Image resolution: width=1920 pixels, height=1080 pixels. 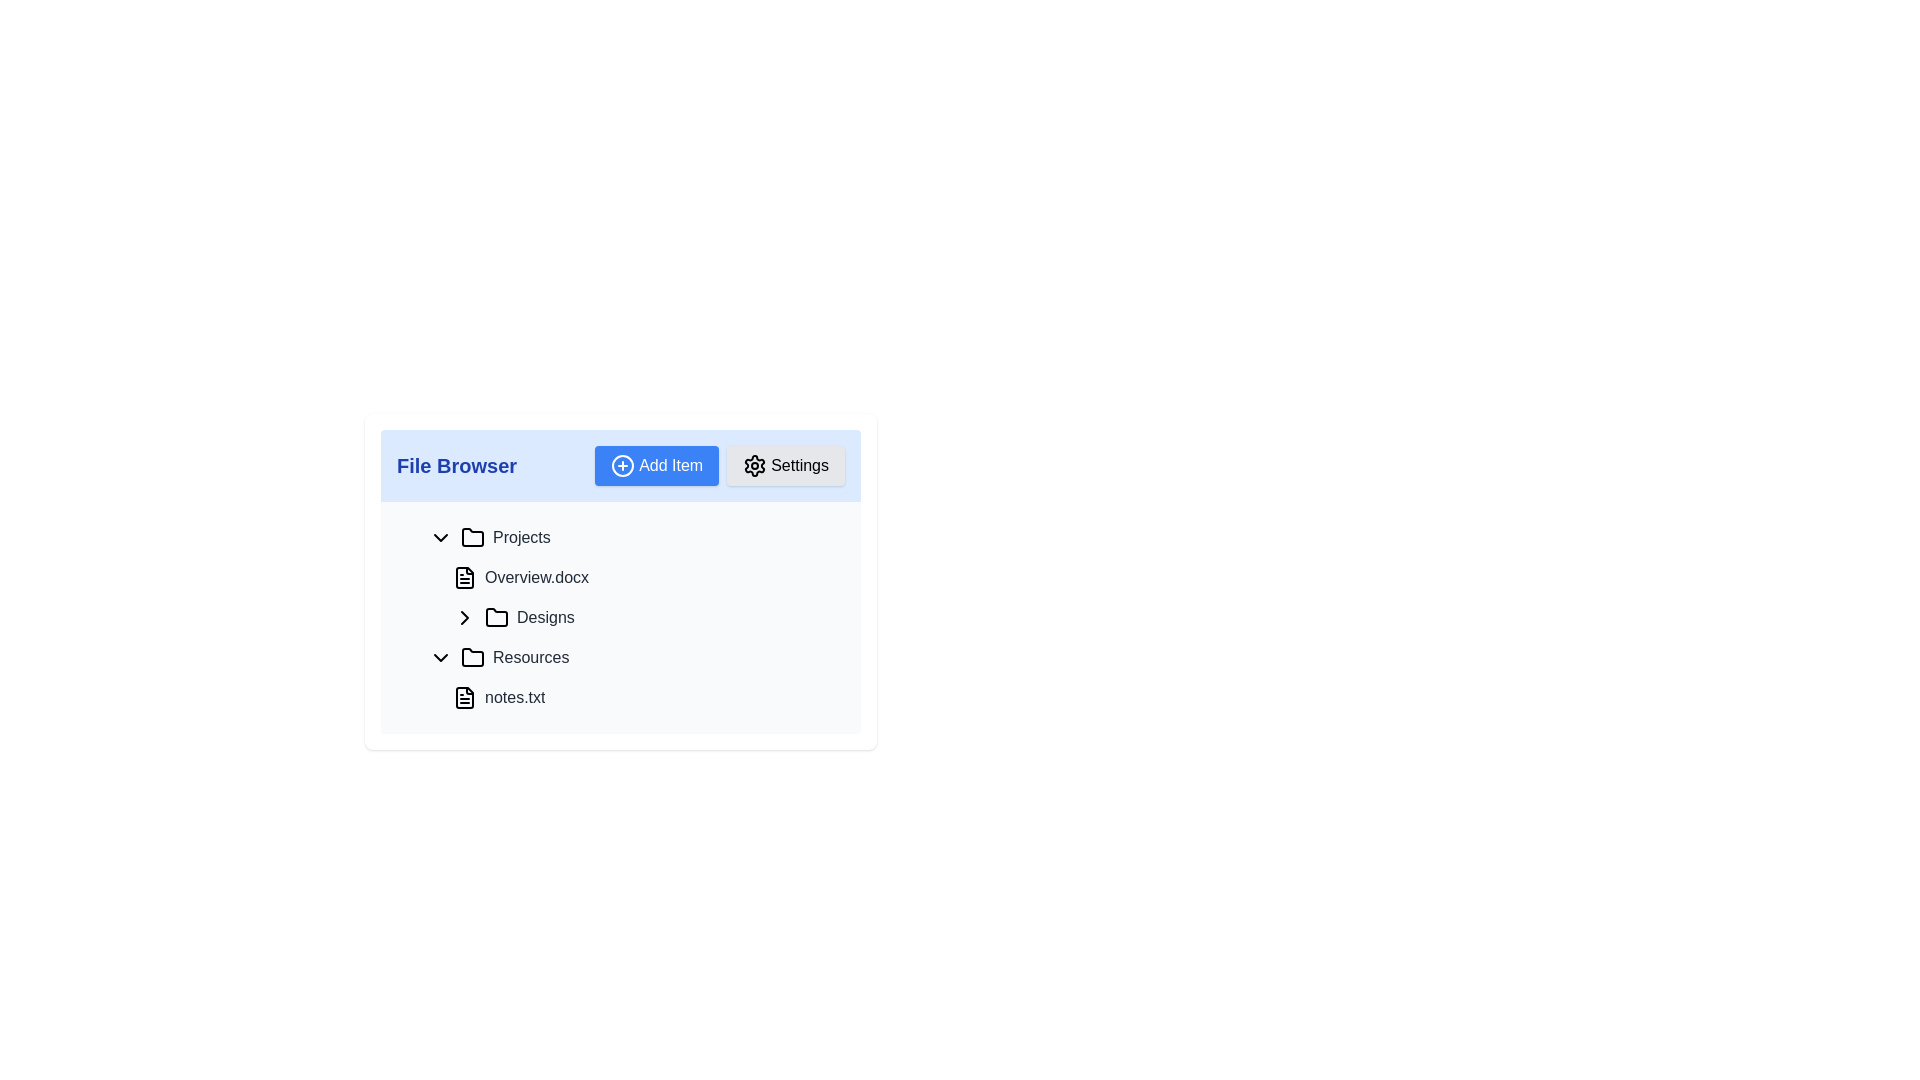 I want to click on the Chevron icon, so click(x=440, y=536).